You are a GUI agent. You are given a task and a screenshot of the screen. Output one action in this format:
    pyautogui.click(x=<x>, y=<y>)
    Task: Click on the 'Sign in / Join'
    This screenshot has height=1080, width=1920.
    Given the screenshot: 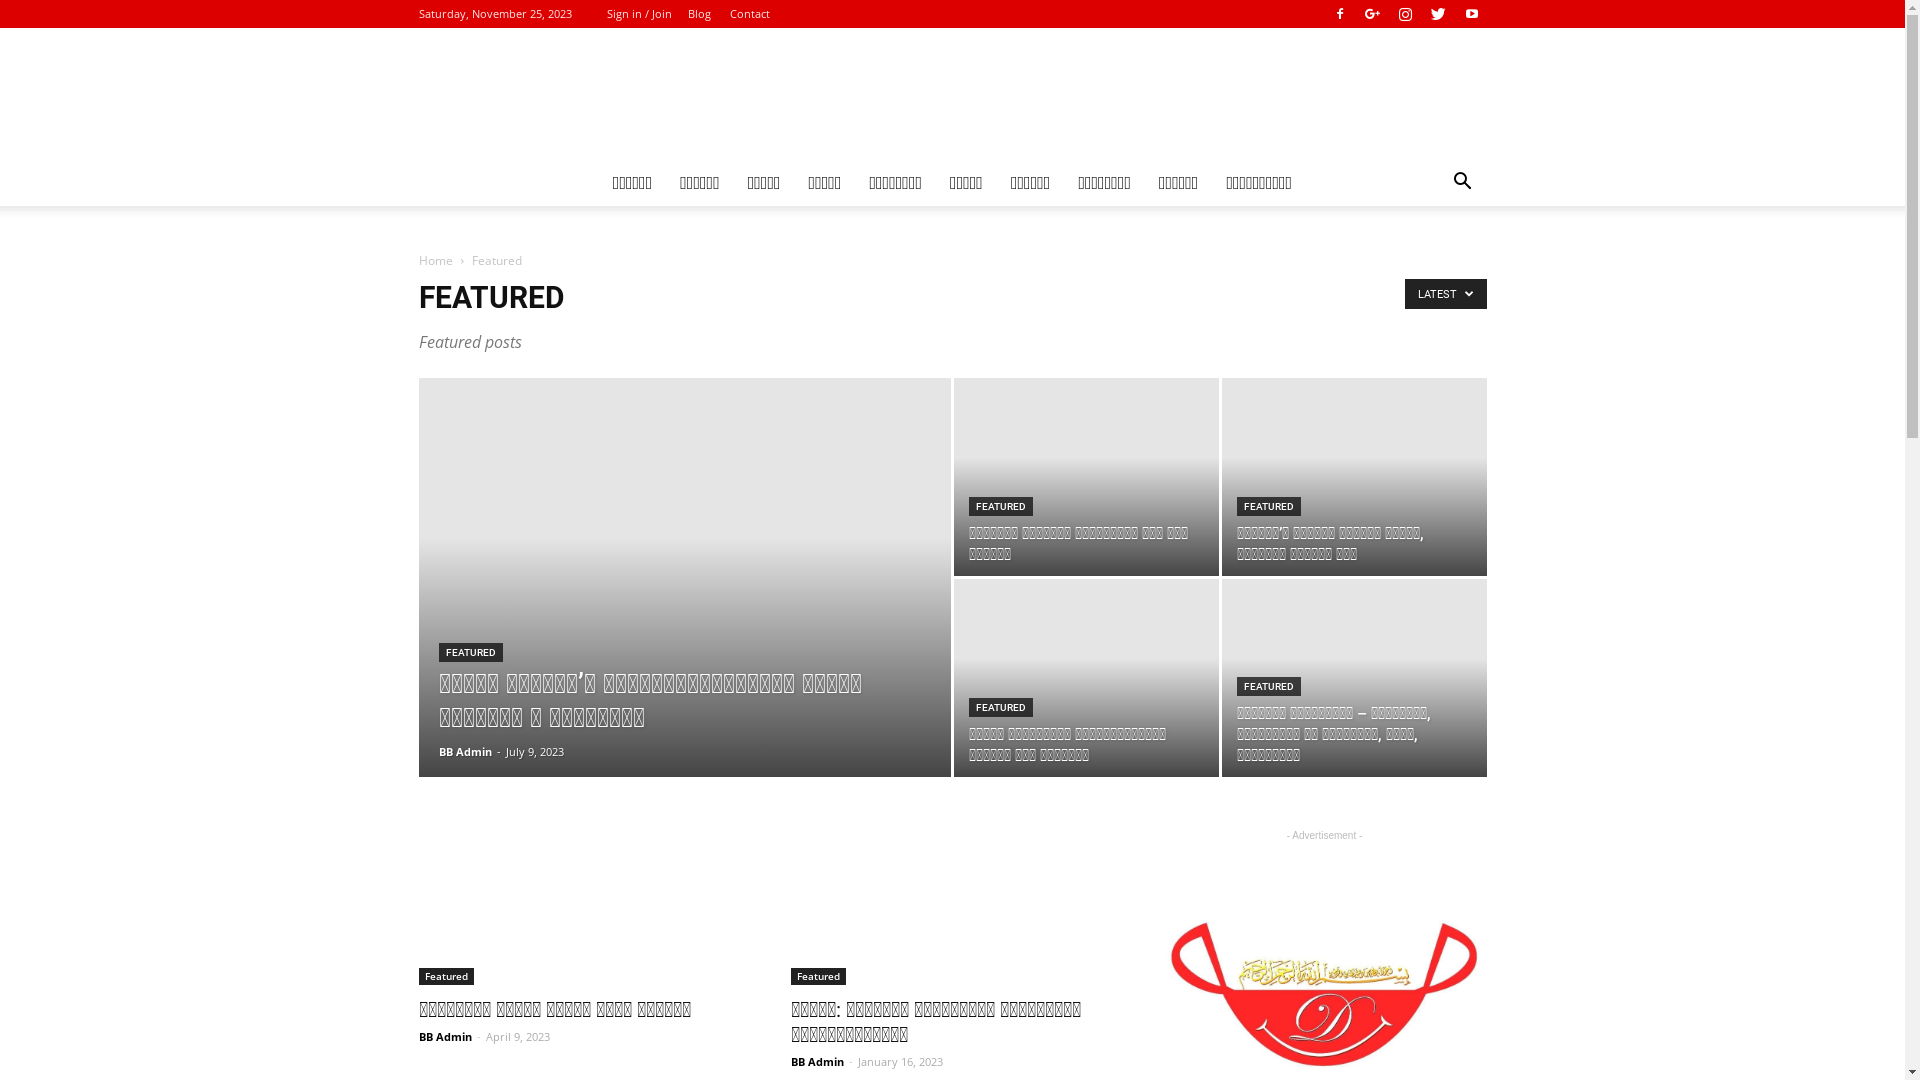 What is the action you would take?
    pyautogui.click(x=604, y=13)
    